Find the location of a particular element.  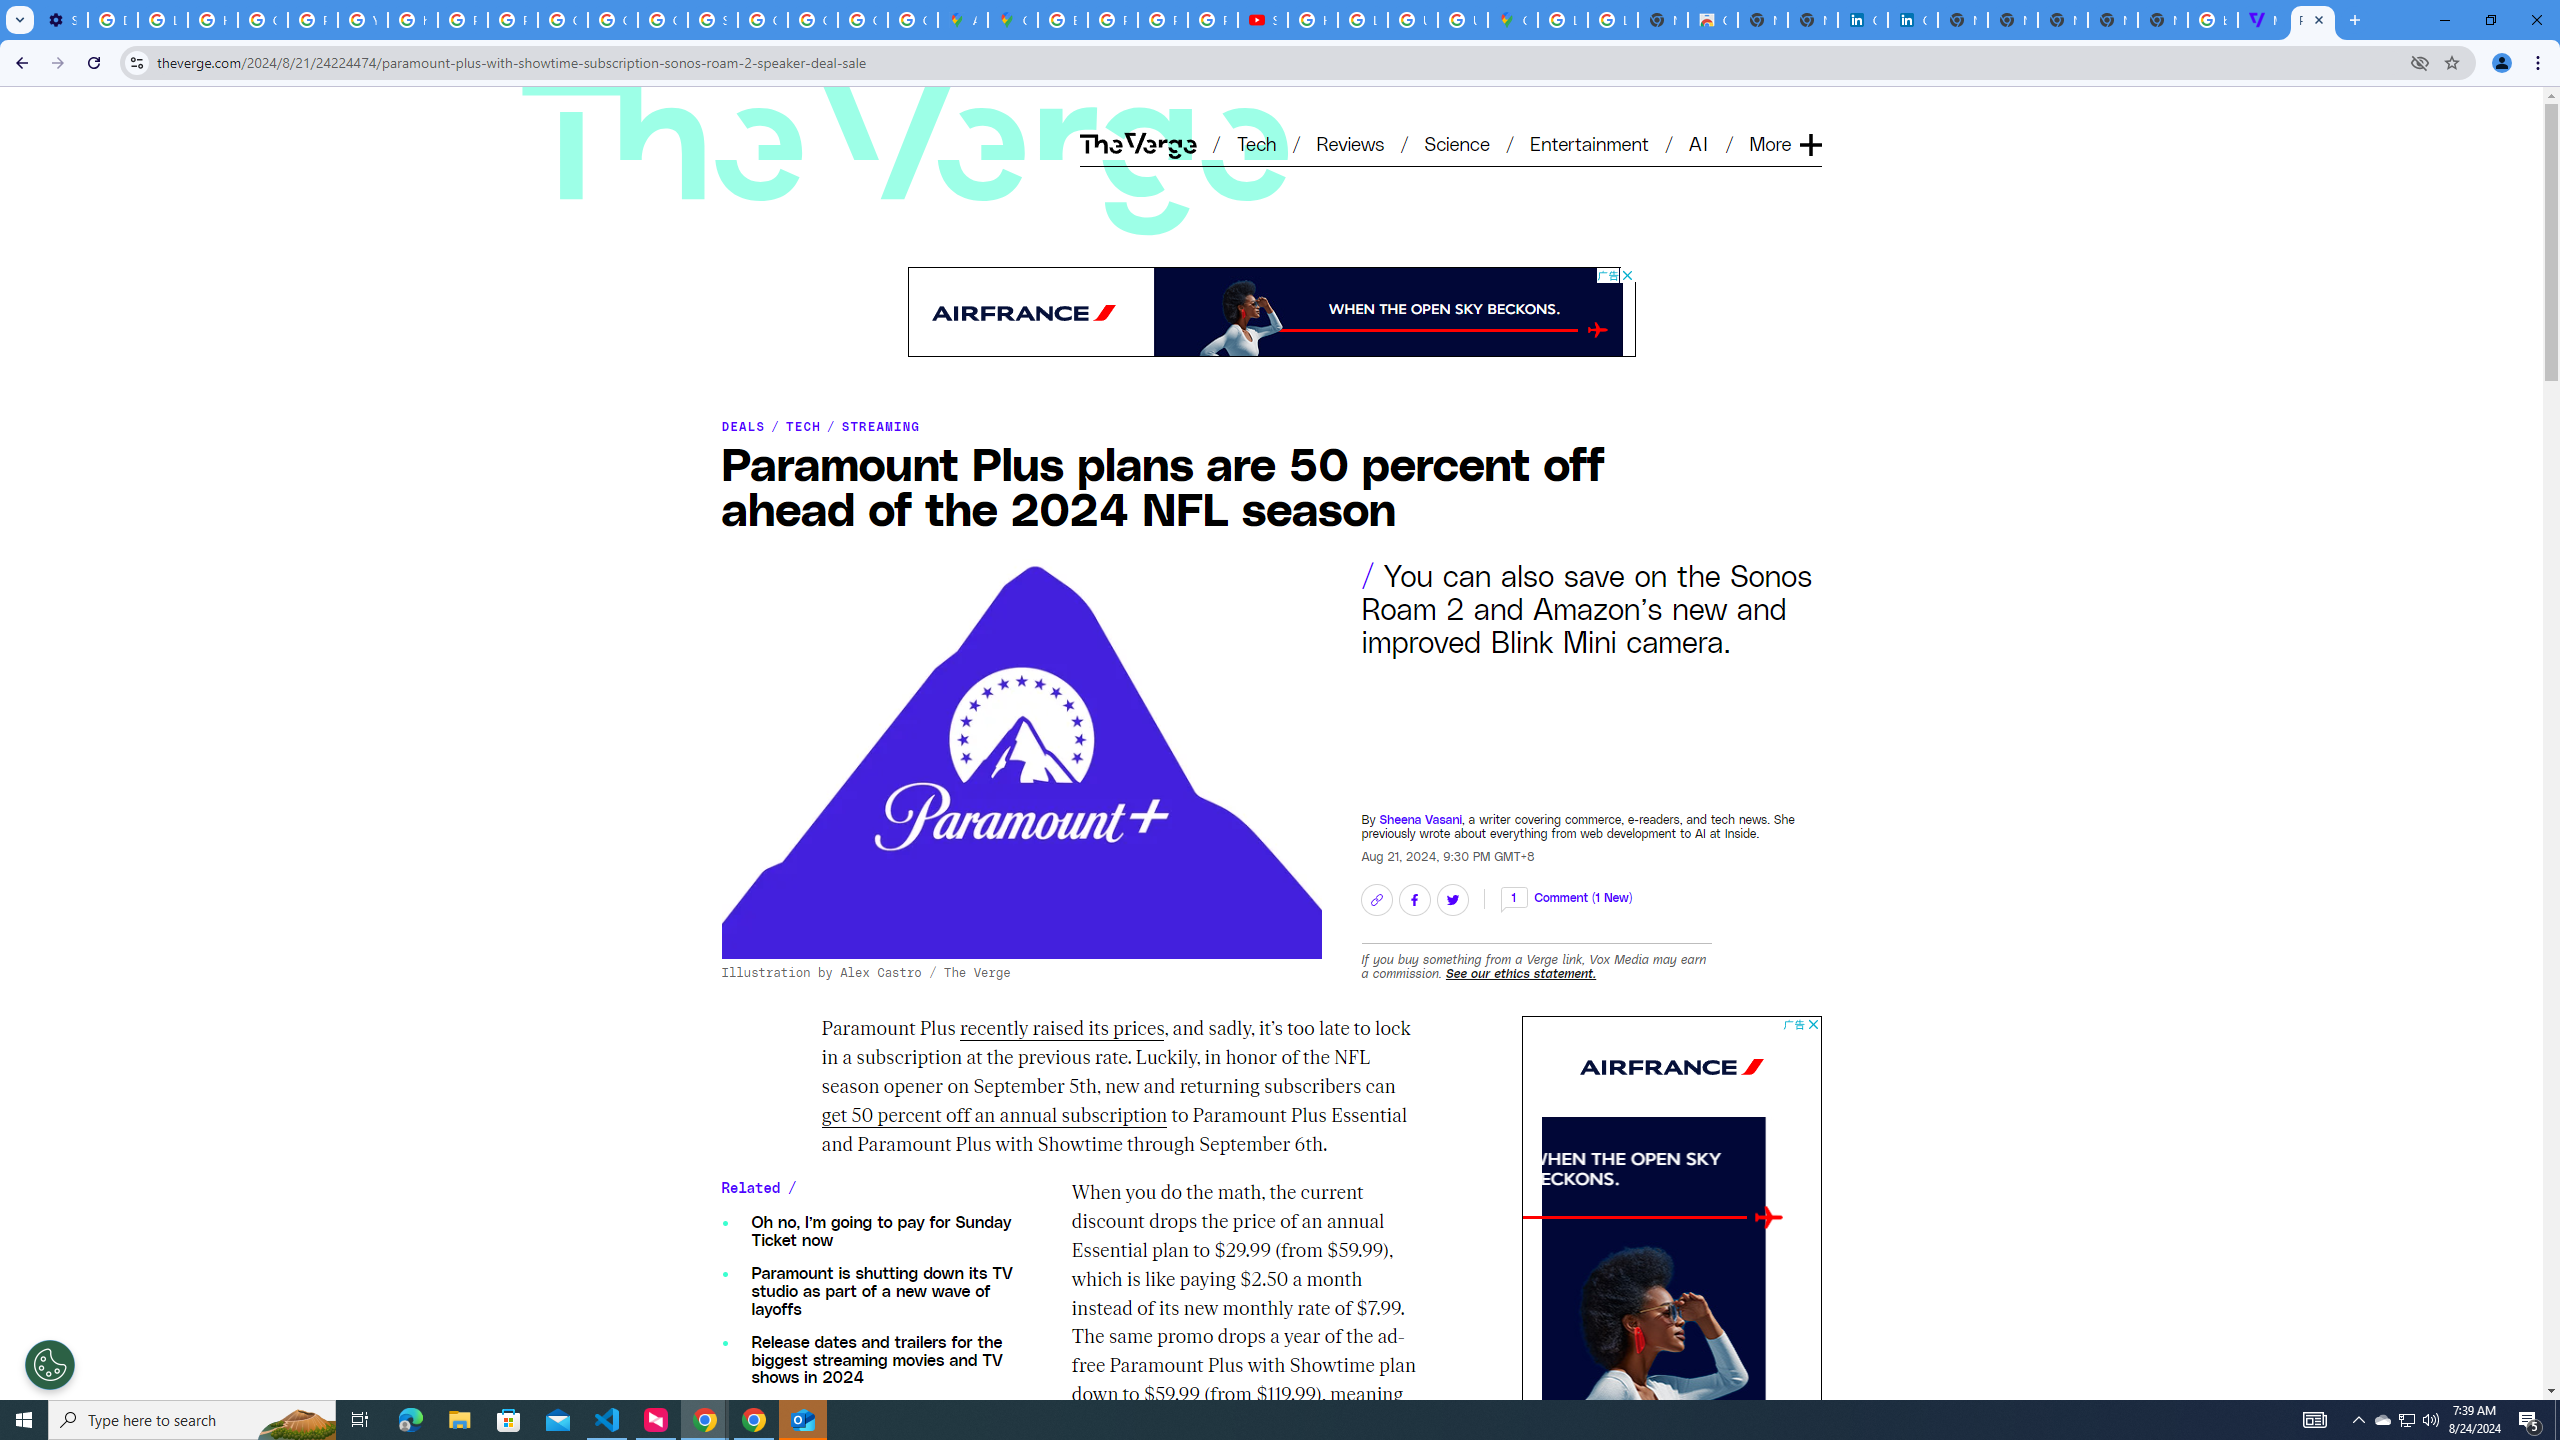

'Share on Facebook' is located at coordinates (1414, 899).